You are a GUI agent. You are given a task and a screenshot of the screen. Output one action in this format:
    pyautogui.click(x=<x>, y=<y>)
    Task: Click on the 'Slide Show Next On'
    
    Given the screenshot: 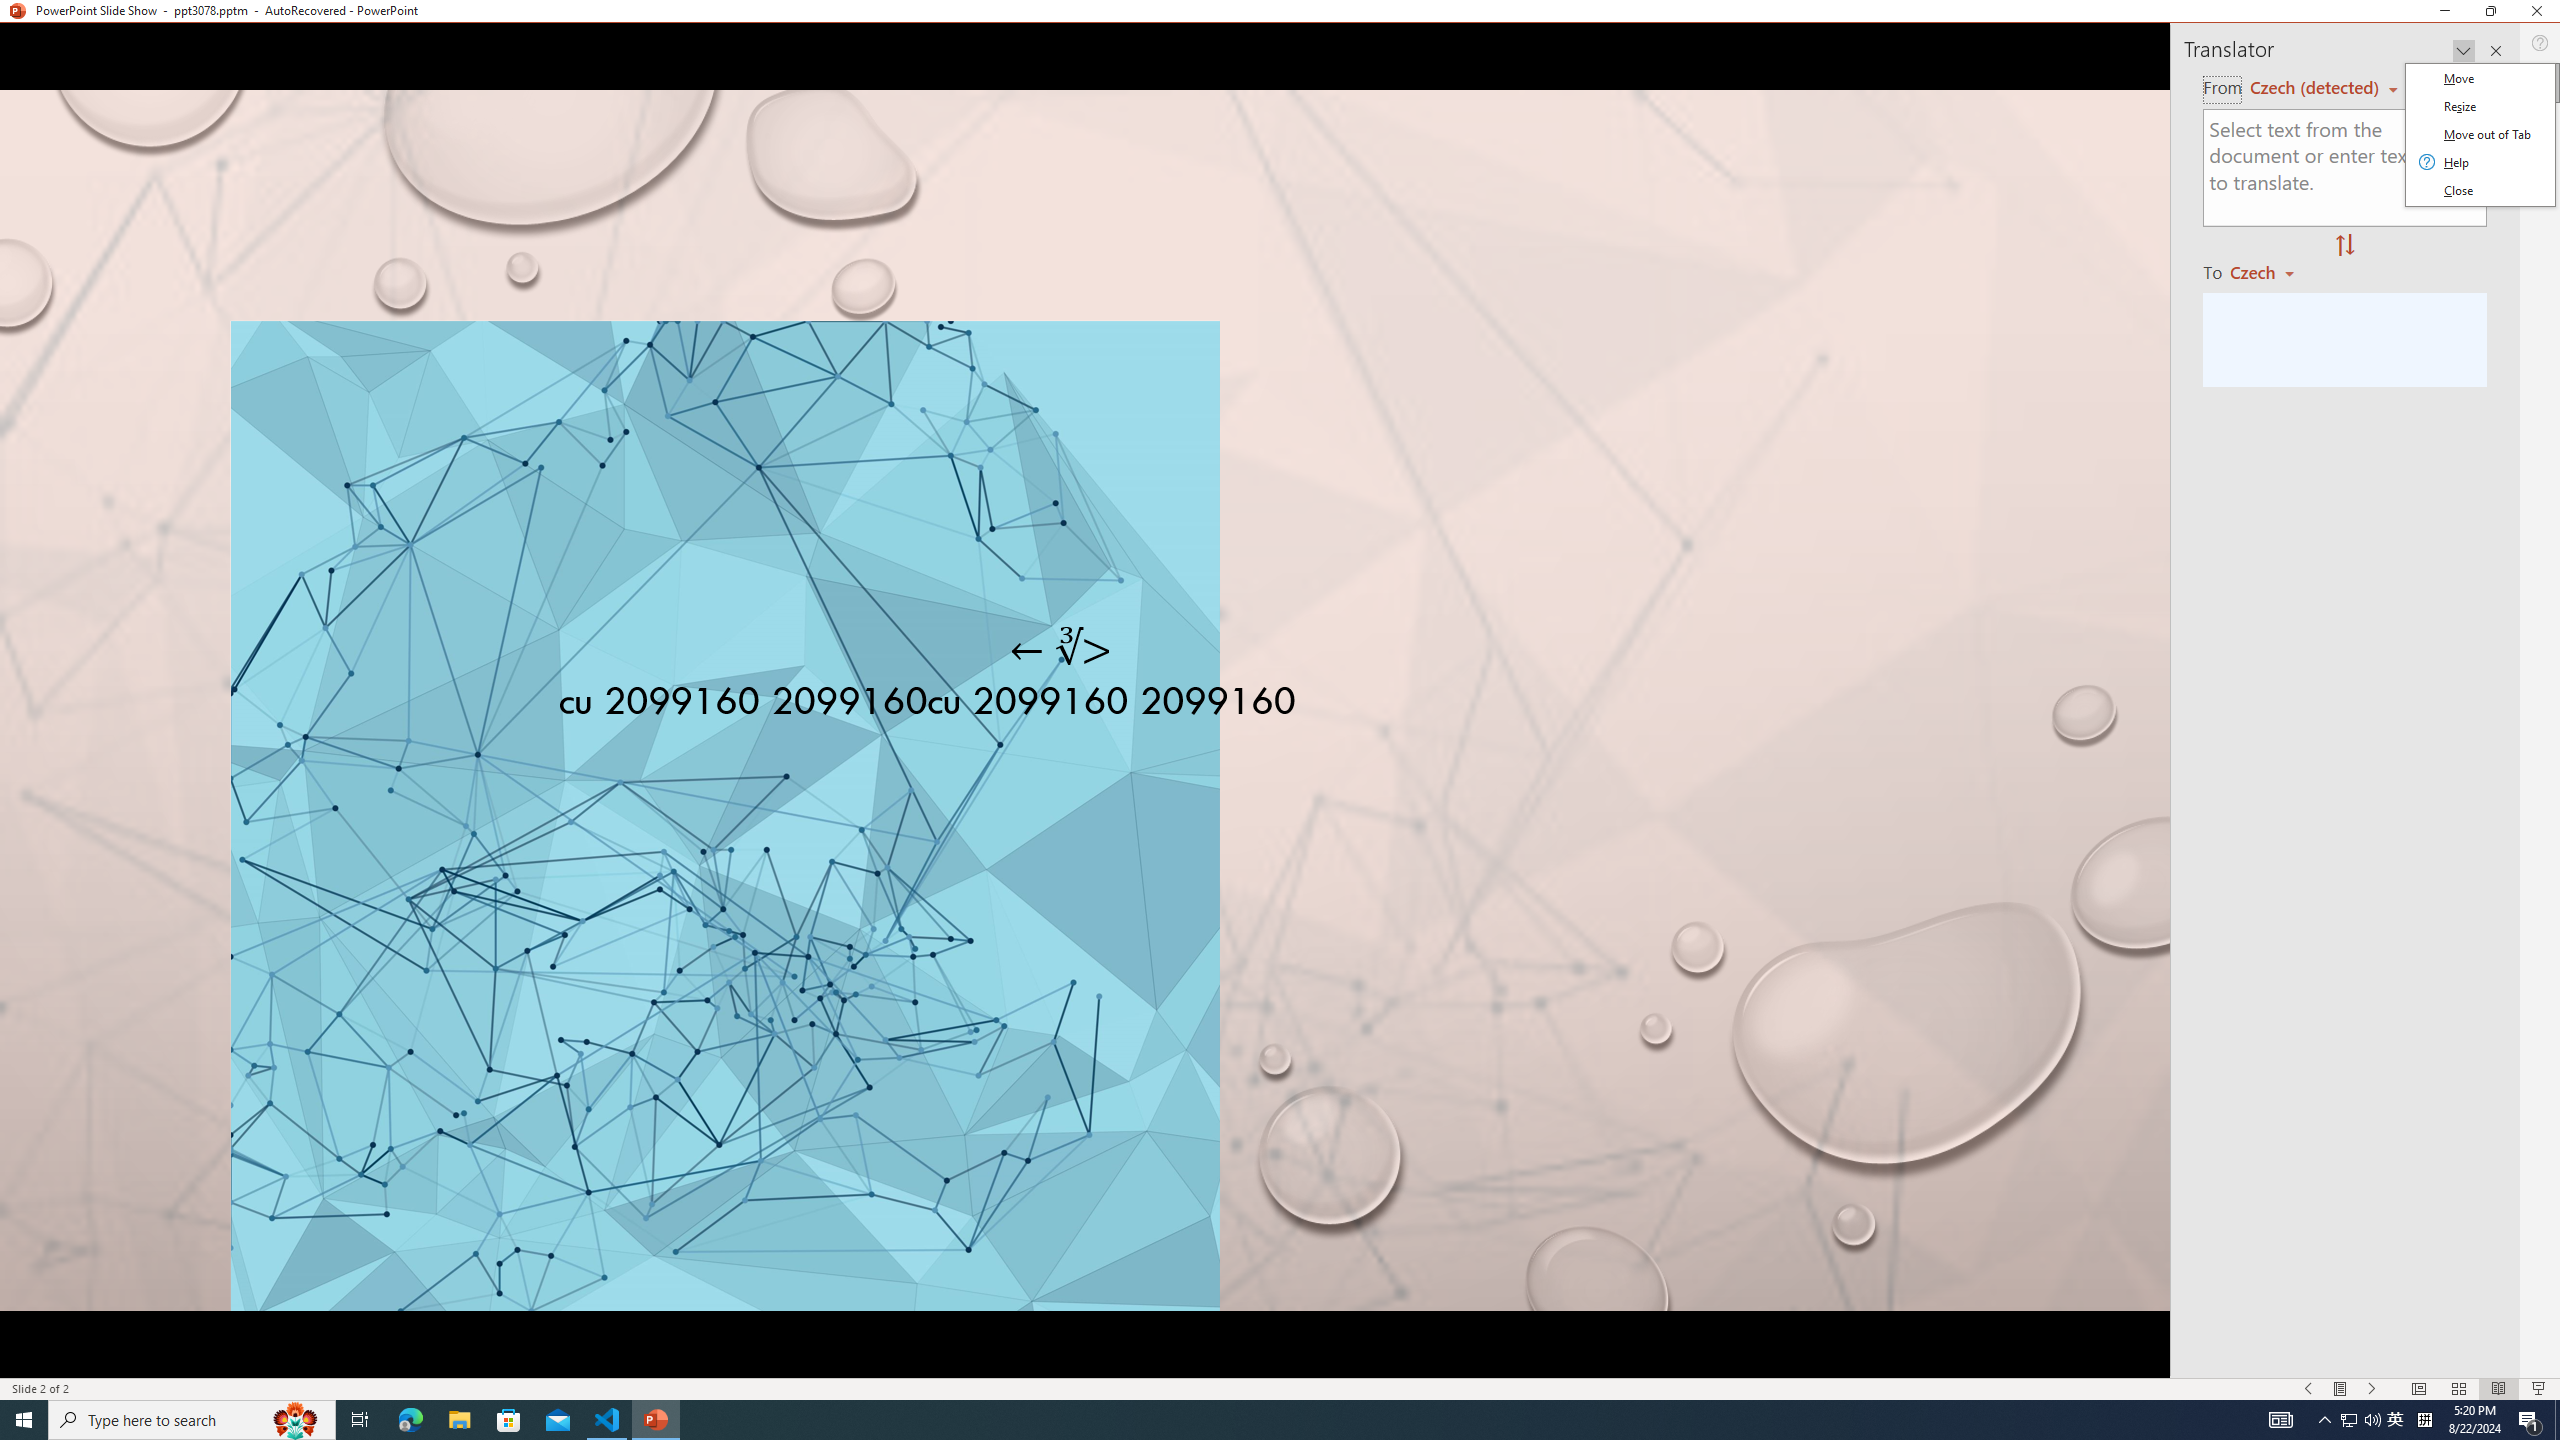 What is the action you would take?
    pyautogui.click(x=2372, y=1389)
    